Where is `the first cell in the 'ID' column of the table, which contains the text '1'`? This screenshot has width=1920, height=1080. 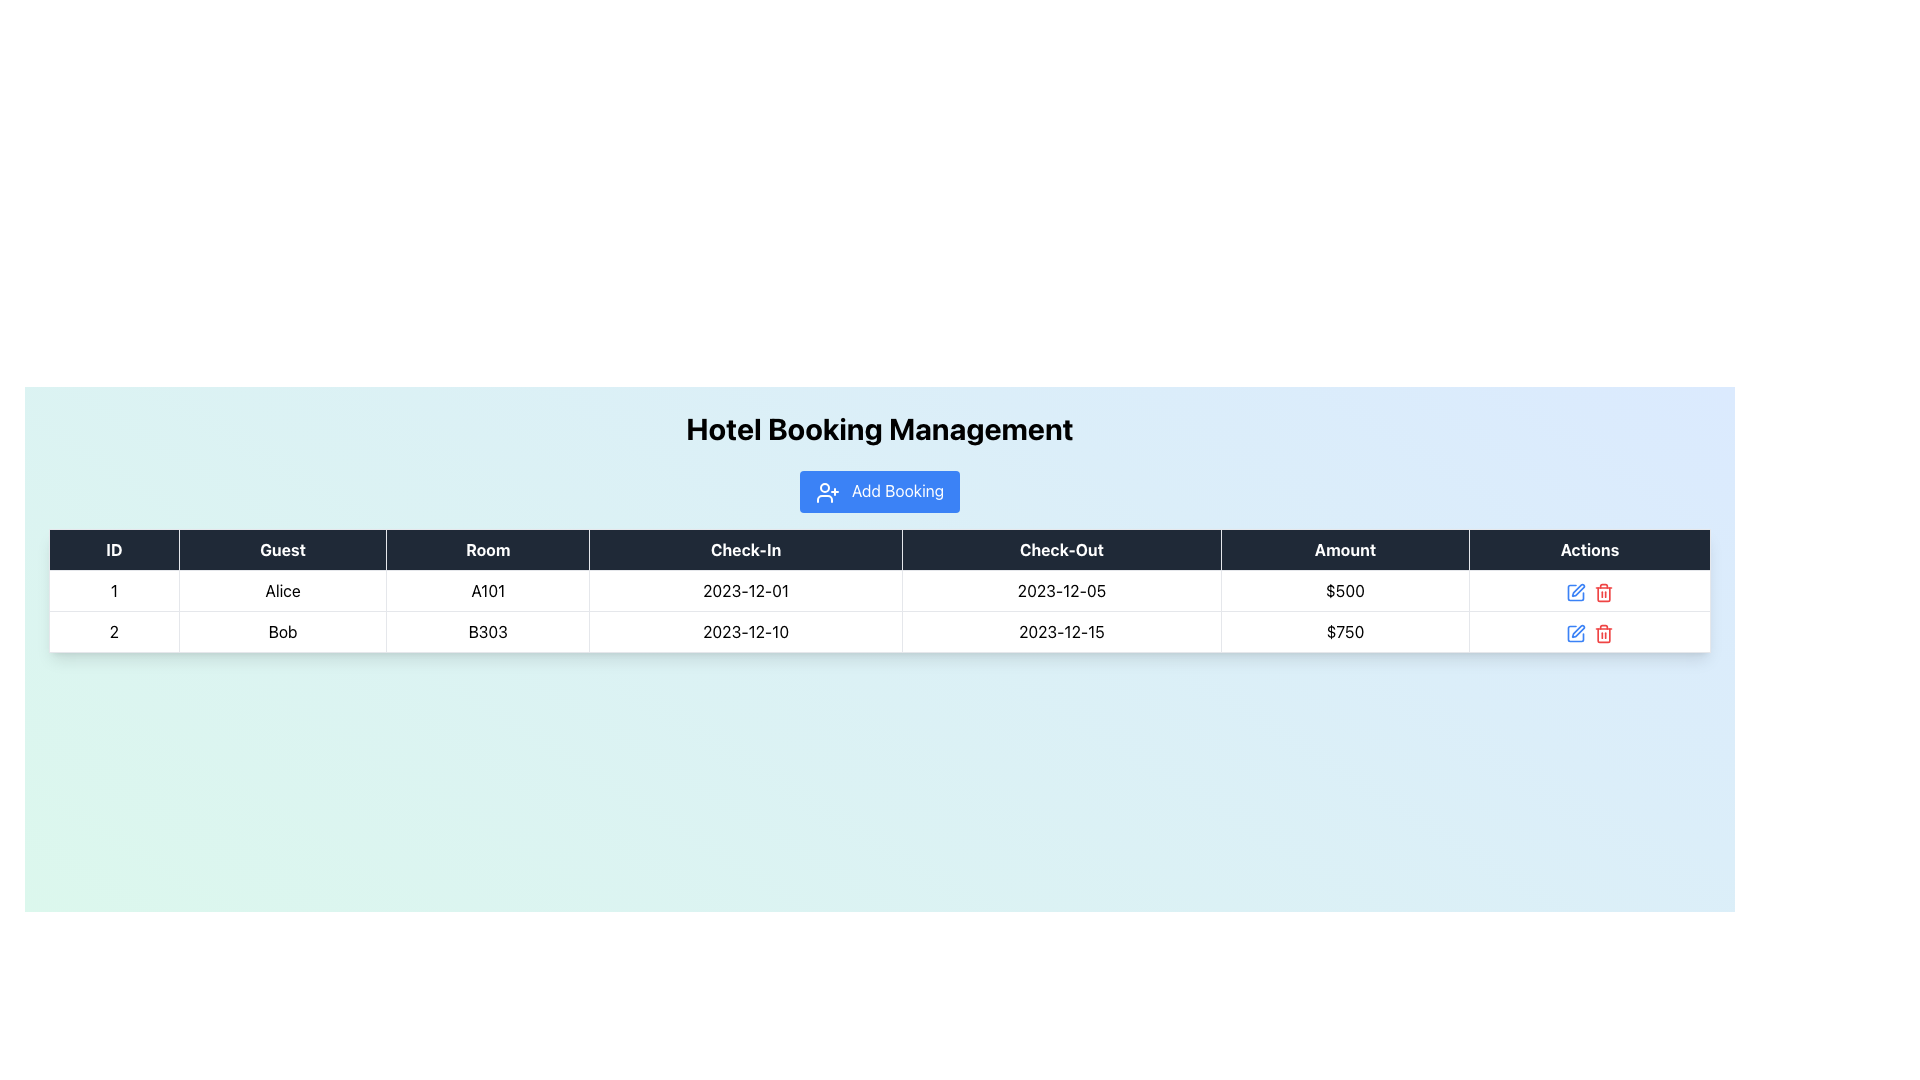 the first cell in the 'ID' column of the table, which contains the text '1' is located at coordinates (113, 589).